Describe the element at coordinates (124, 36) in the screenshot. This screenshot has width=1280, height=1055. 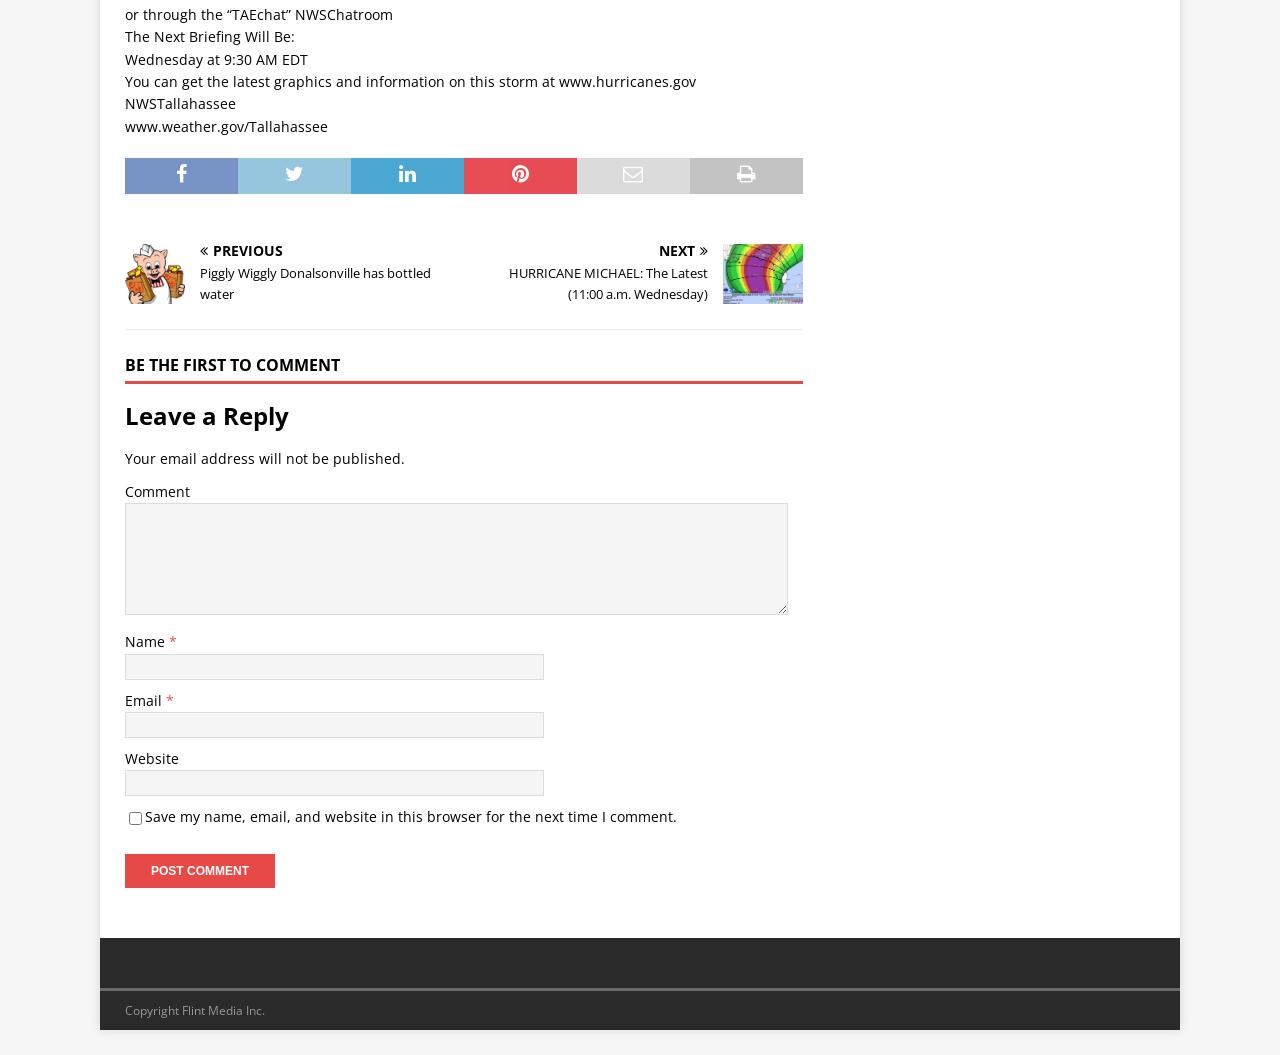
I see `'The Next Briefing Will Be:'` at that location.